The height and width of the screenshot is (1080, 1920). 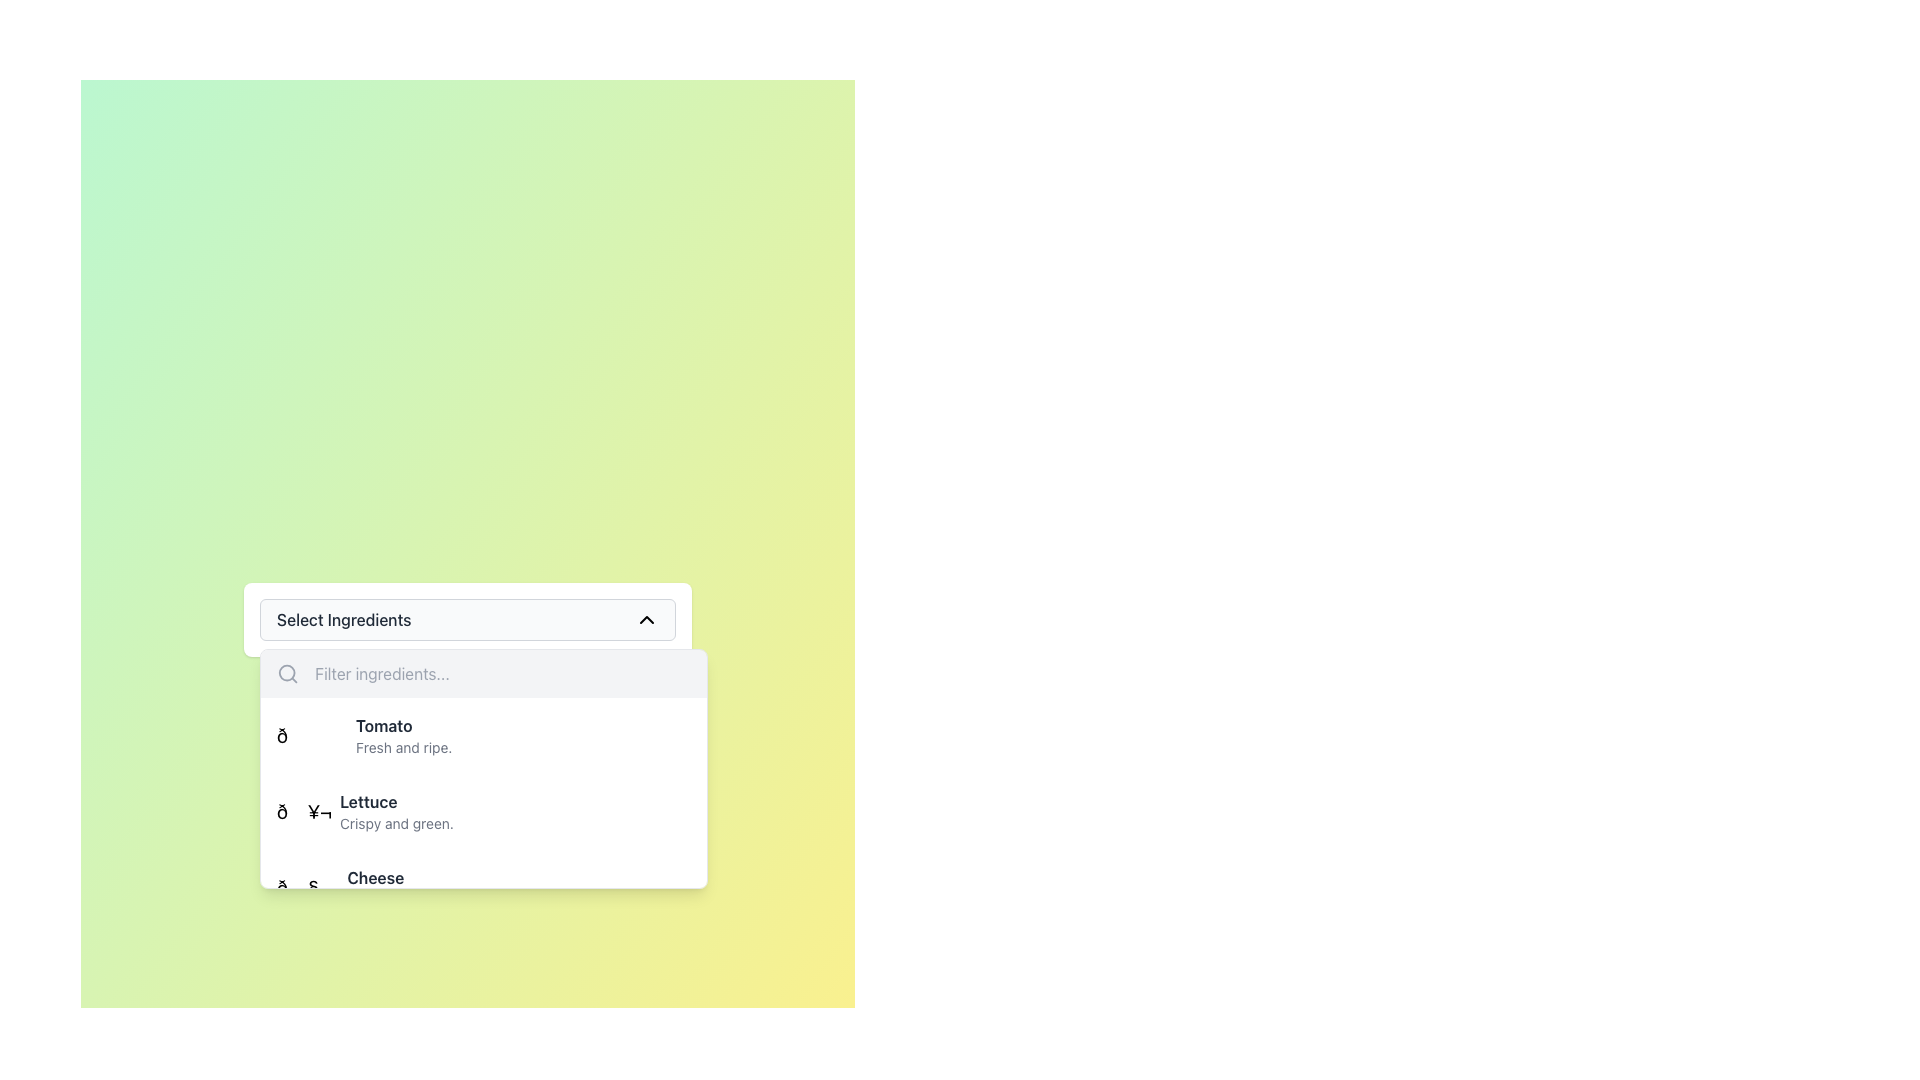 I want to click on the Icon or Chevron Indicator located at the far right of the 'Select Ingredients' horizontal bar, so click(x=647, y=619).